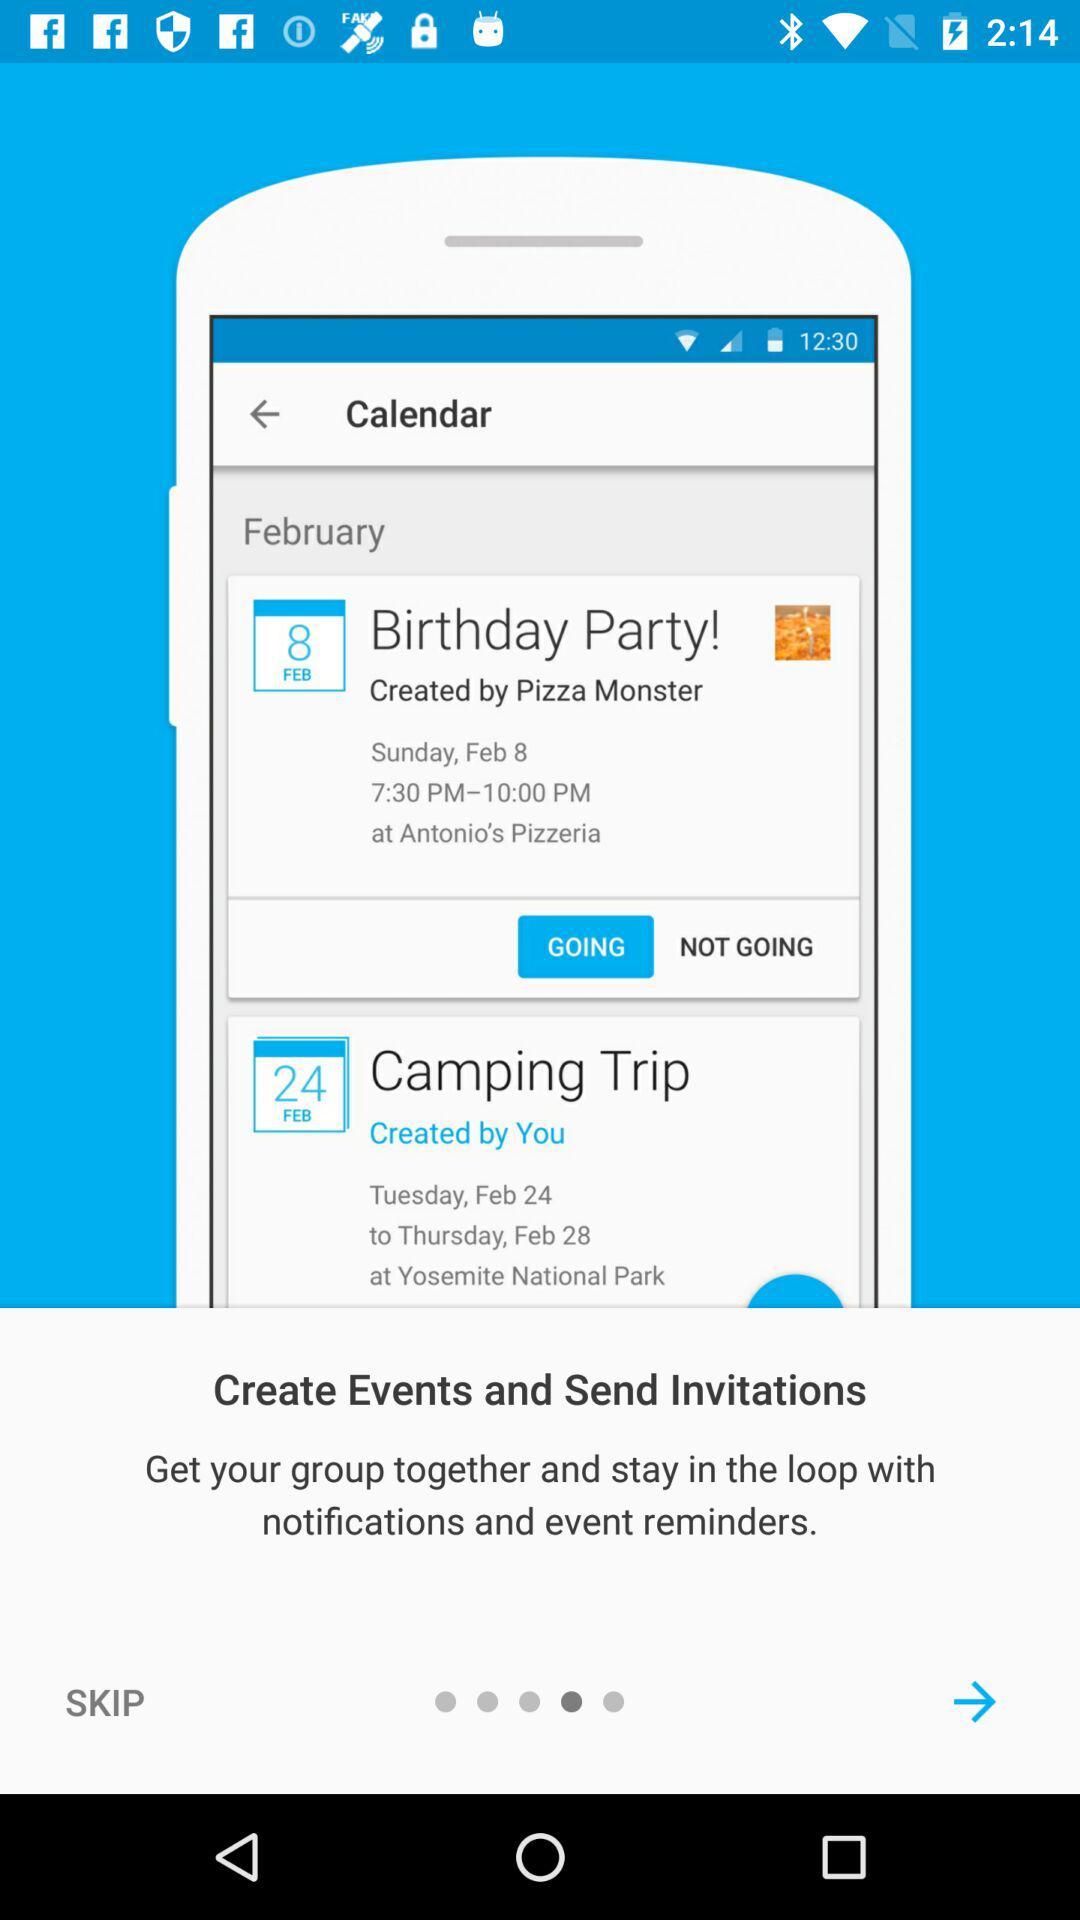 The width and height of the screenshot is (1080, 1920). What do you see at coordinates (974, 1700) in the screenshot?
I see `previous` at bounding box center [974, 1700].